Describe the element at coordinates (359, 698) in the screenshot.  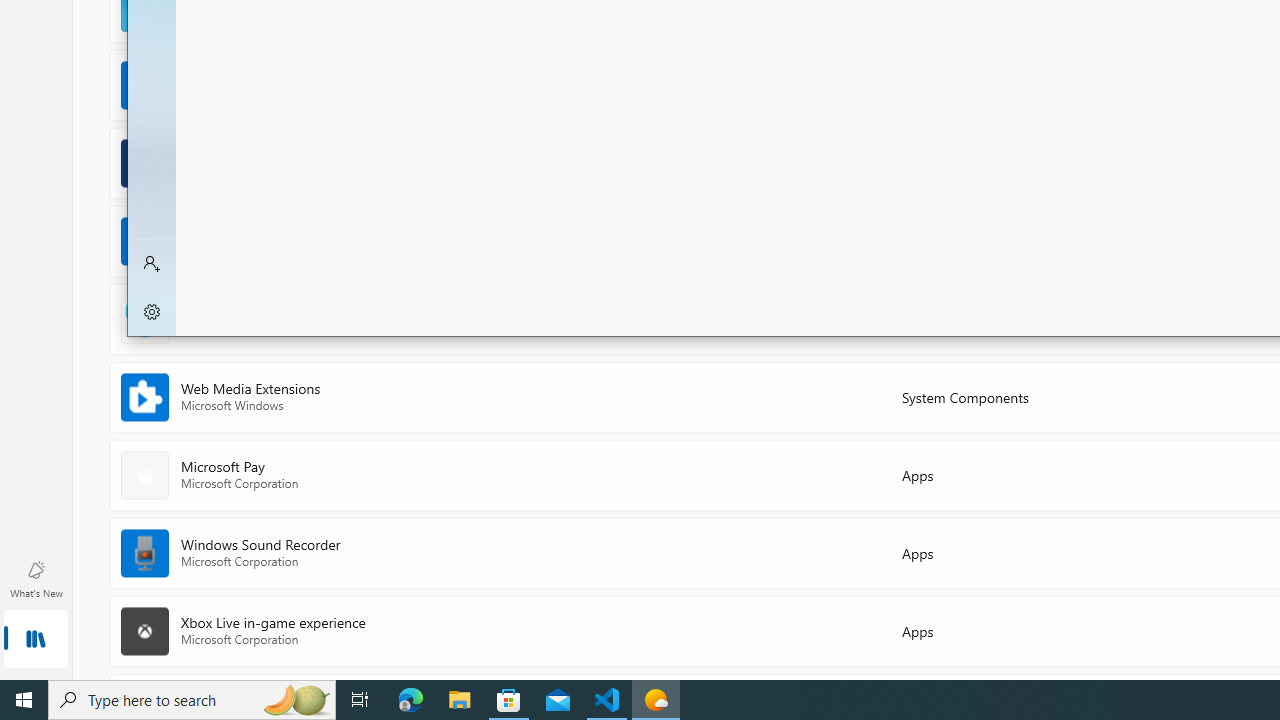
I see `'Task View'` at that location.